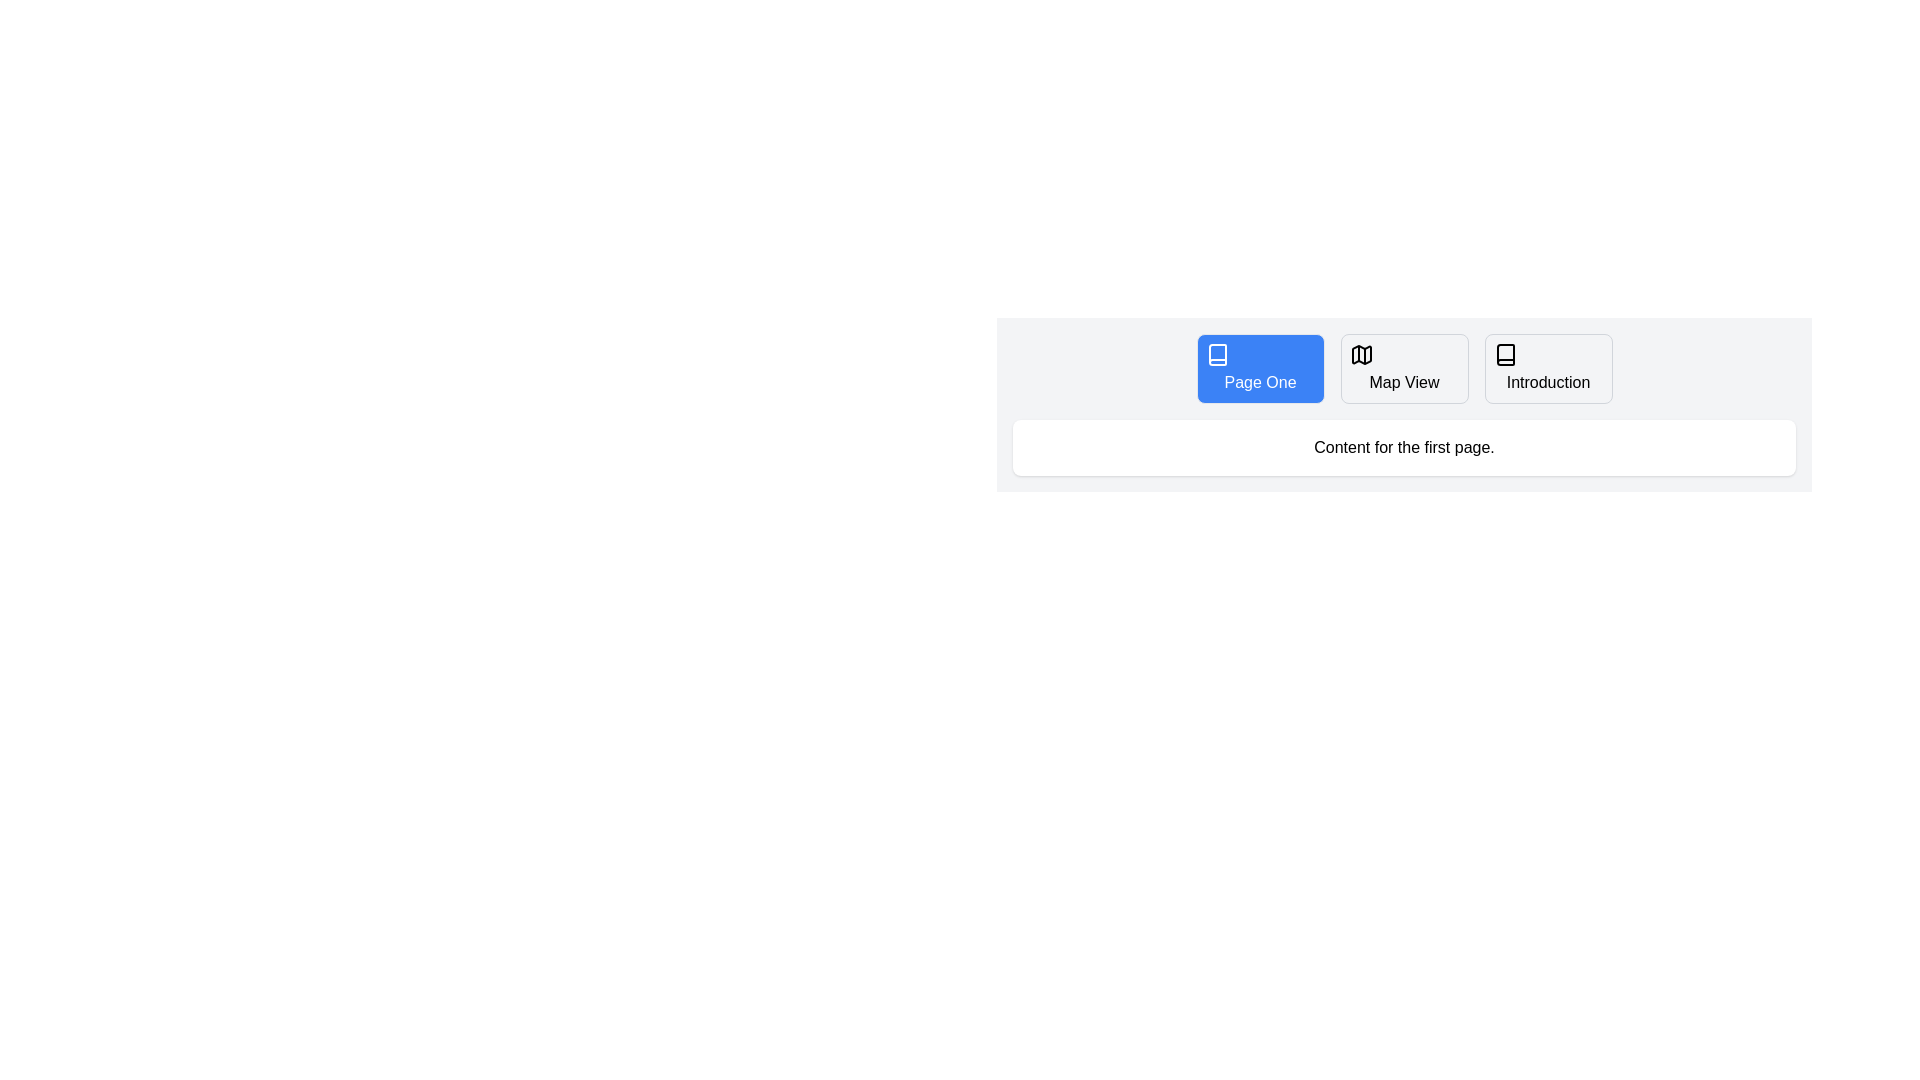 The width and height of the screenshot is (1920, 1080). I want to click on the 'Map View' button, which contains a map icon, so click(1360, 353).